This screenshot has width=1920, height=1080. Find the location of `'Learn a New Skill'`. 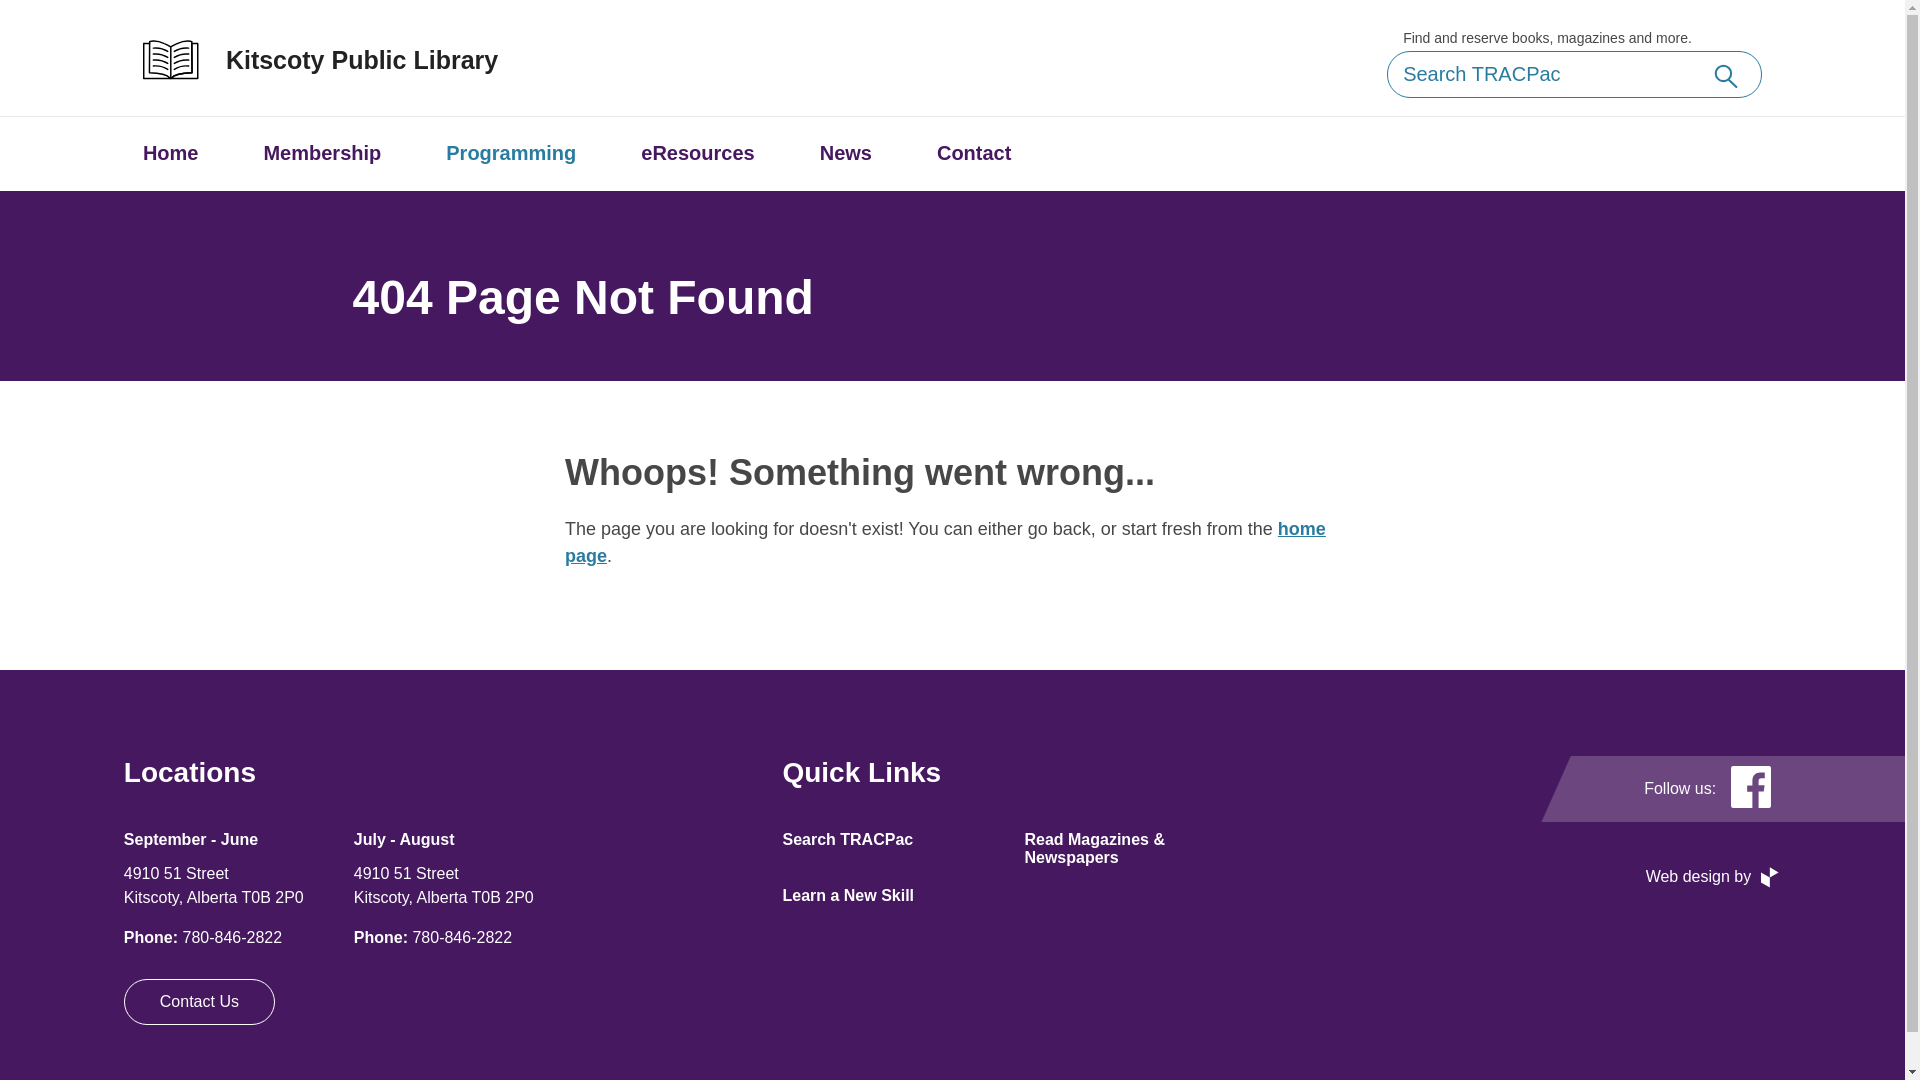

'Learn a New Skill' is located at coordinates (848, 894).